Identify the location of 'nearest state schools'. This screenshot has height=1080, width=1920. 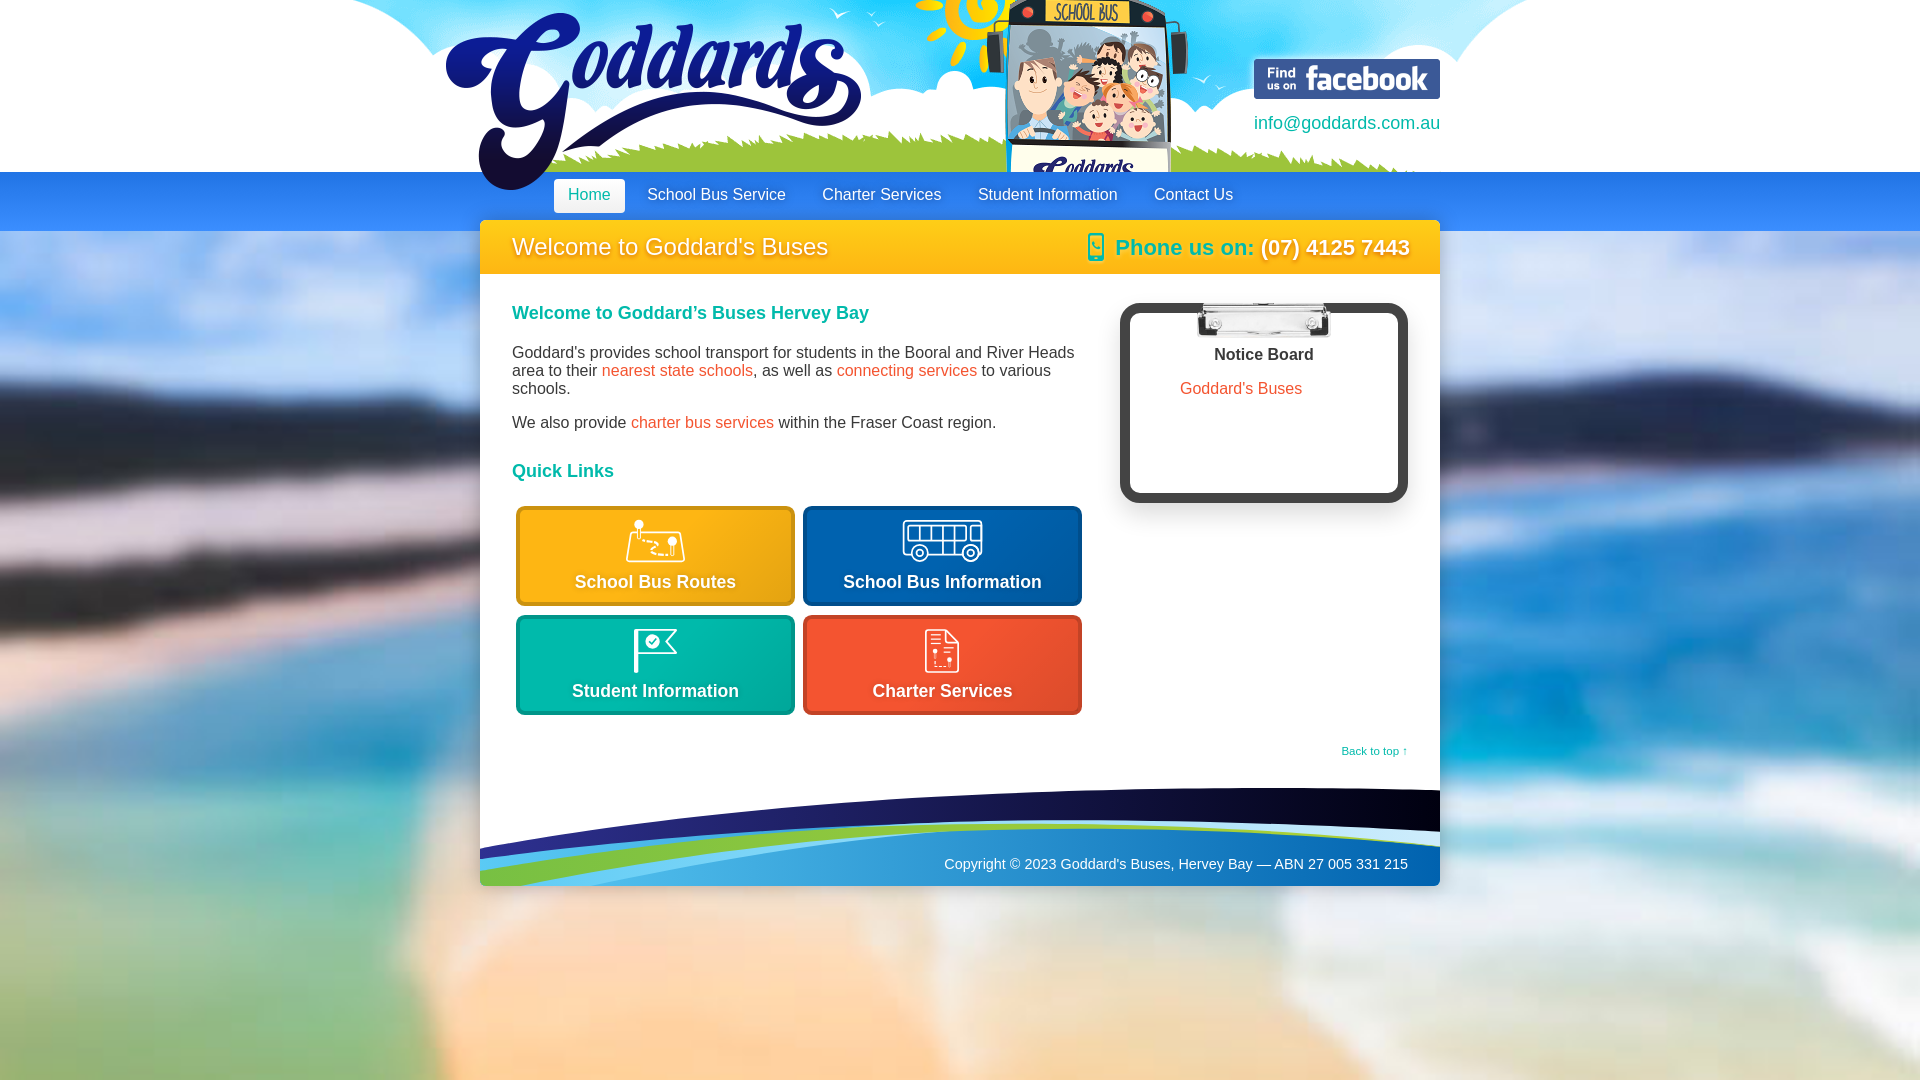
(600, 370).